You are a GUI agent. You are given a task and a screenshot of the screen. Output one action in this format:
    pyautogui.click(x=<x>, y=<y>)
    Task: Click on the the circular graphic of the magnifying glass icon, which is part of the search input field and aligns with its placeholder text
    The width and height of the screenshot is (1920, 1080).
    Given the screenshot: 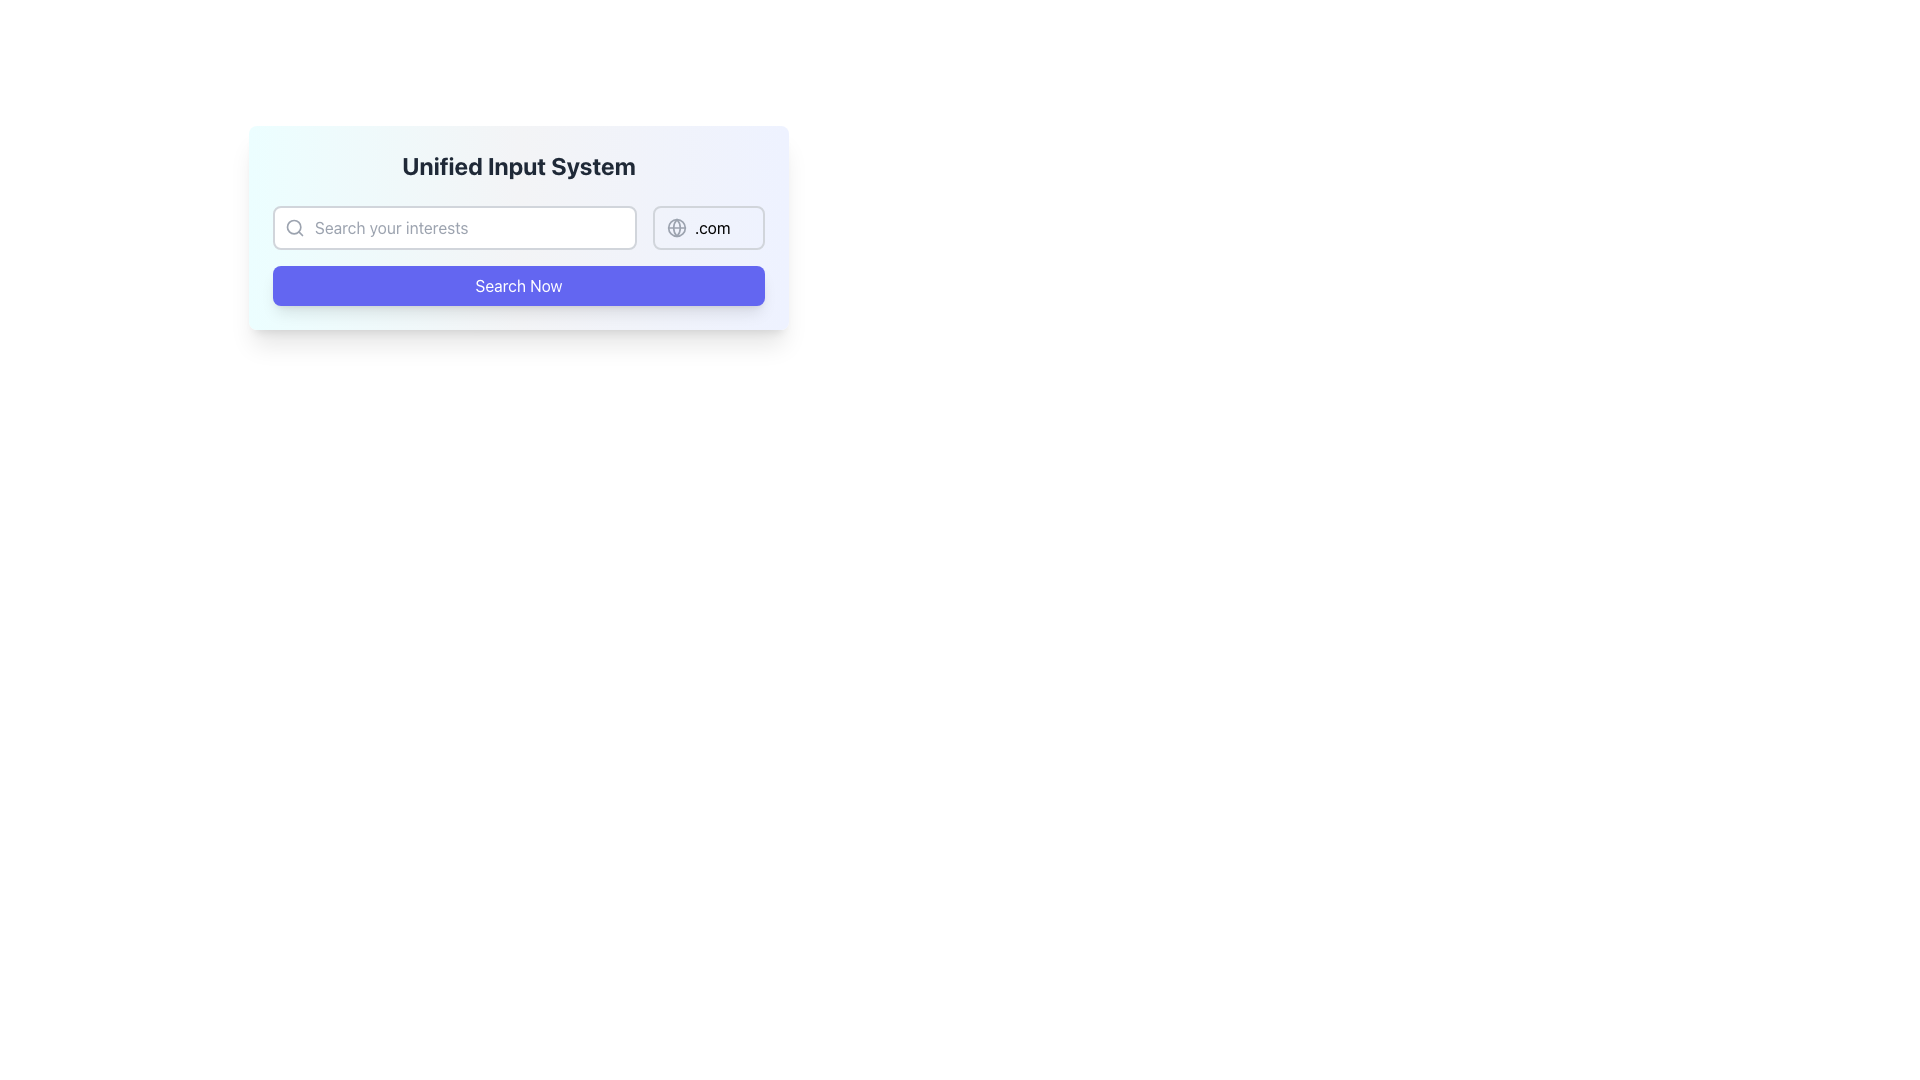 What is the action you would take?
    pyautogui.click(x=293, y=226)
    